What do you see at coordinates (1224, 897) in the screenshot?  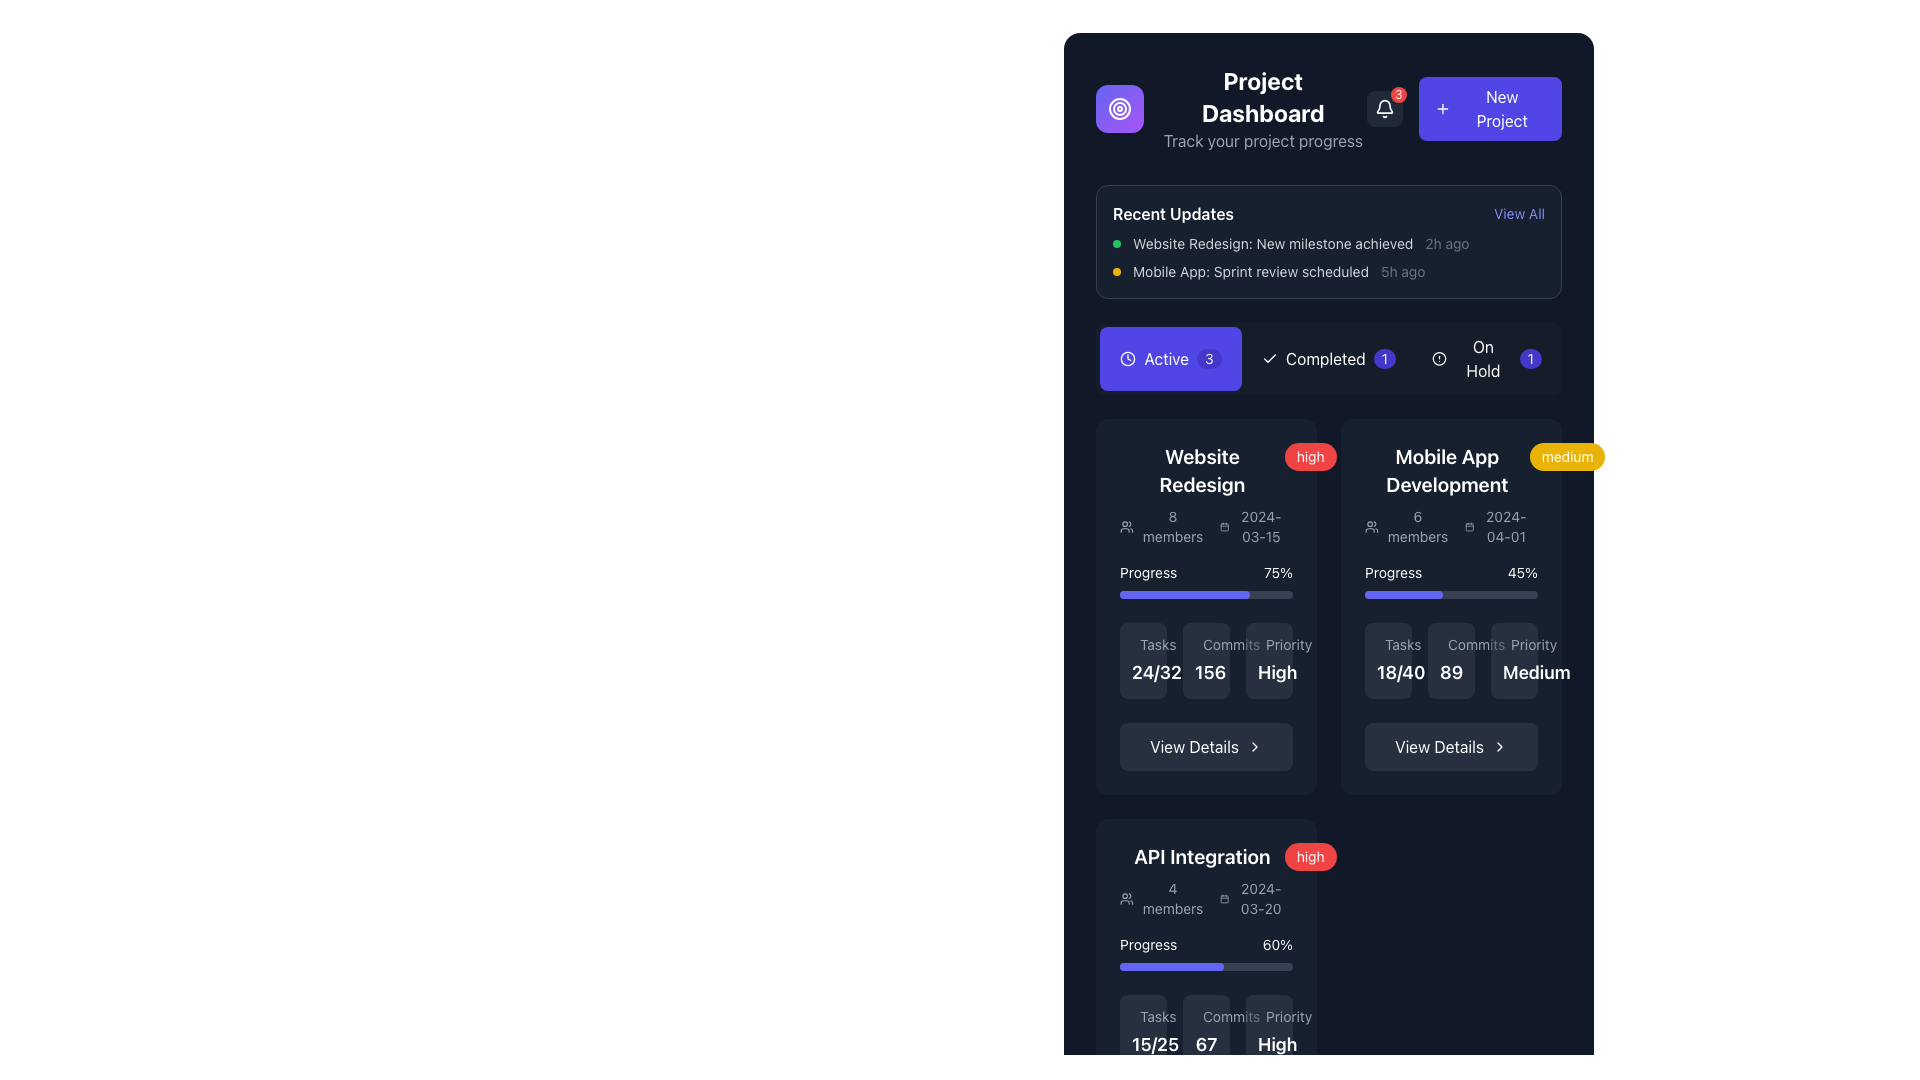 I see `the calendar icon located in the 'API Integration' section of the dashboard UI, which is represented in a modern vector style with a white color on a dark background` at bounding box center [1224, 897].